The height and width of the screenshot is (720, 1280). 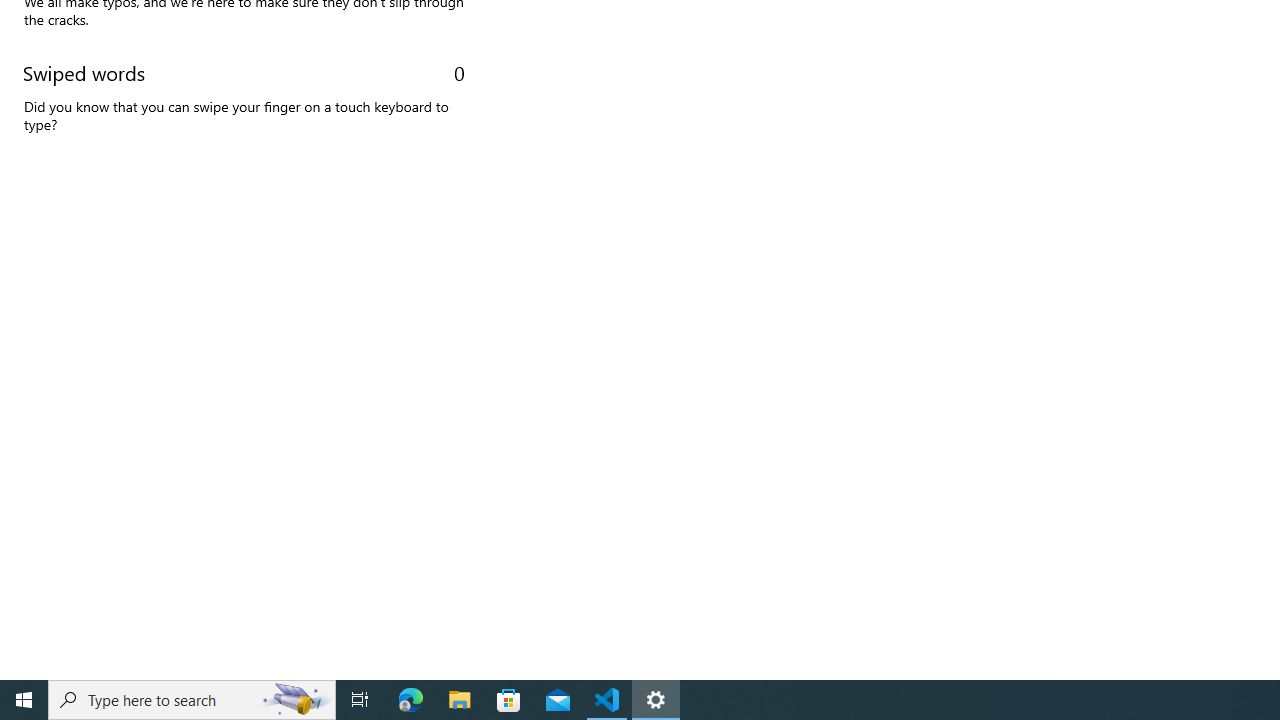 I want to click on 'Settings - 1 running window', so click(x=656, y=698).